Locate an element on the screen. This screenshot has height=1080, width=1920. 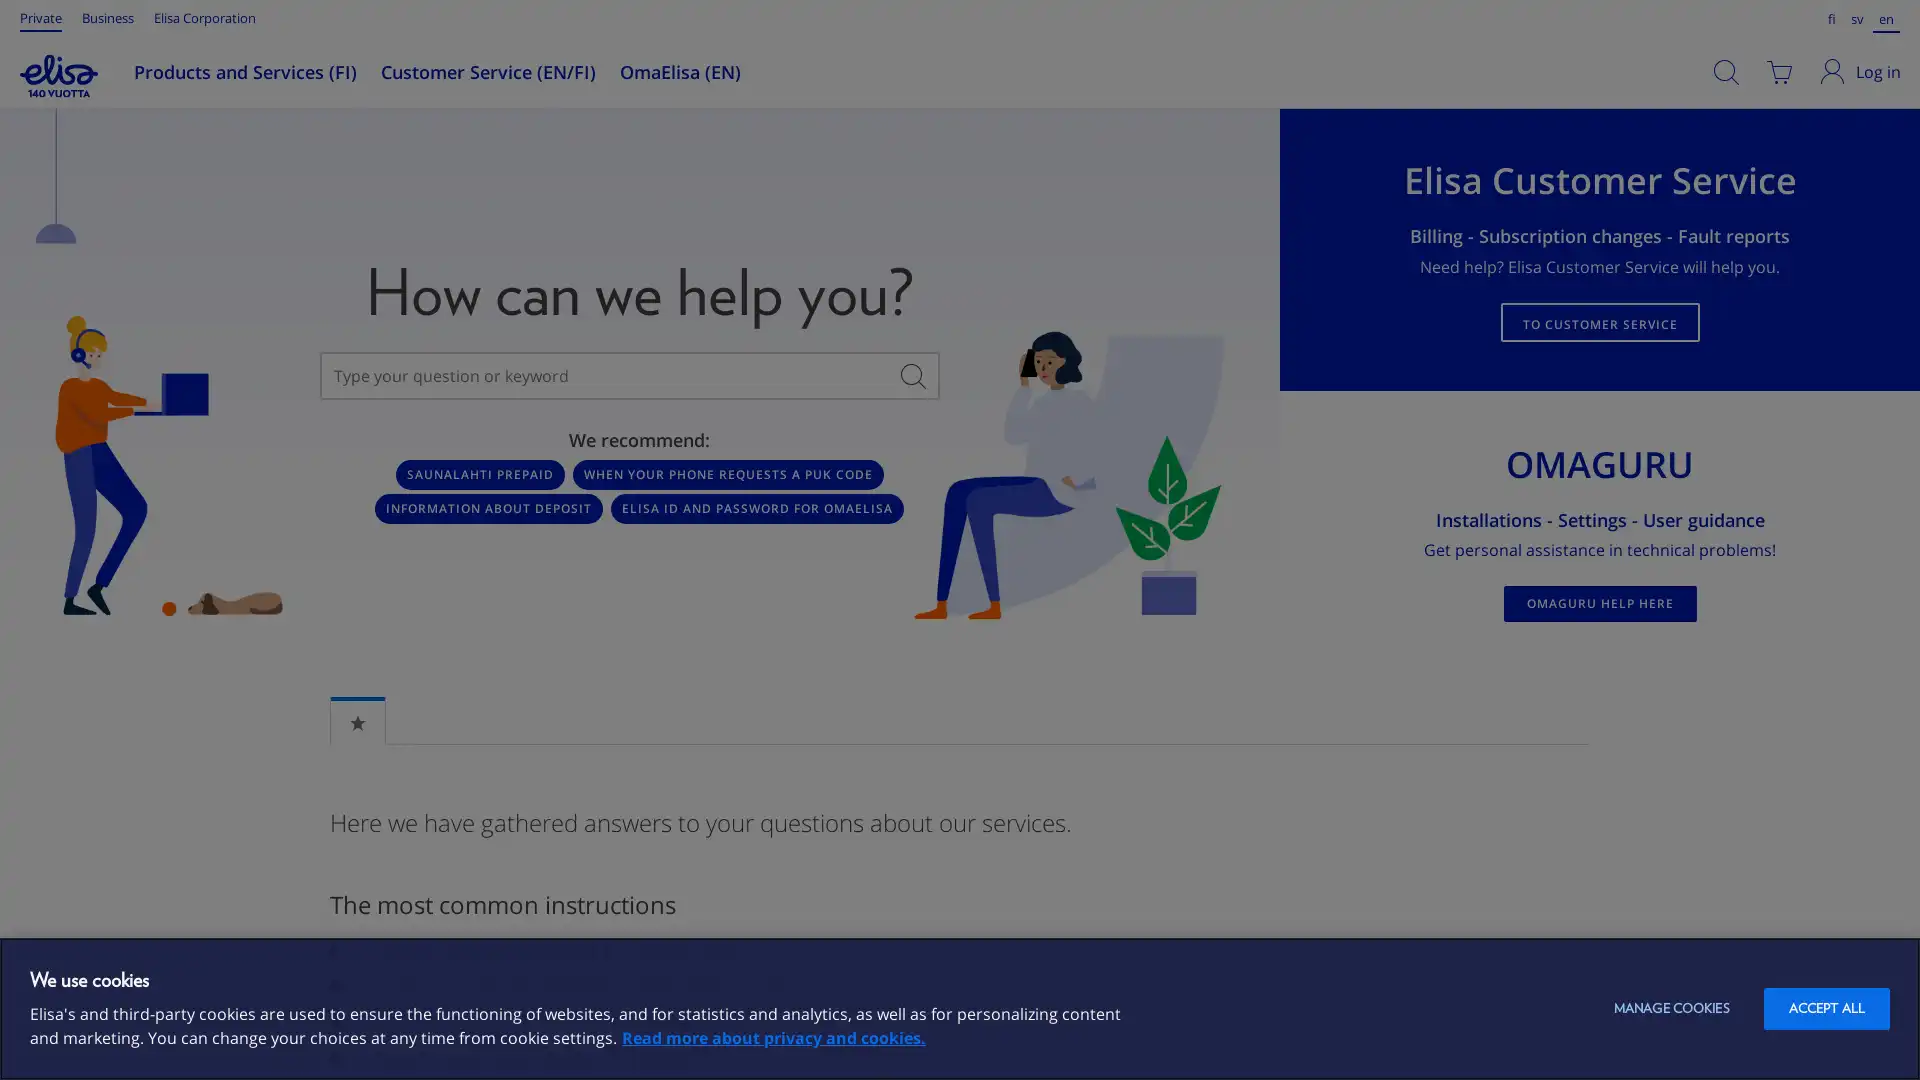
MANAGE COOKIES is located at coordinates (1670, 1009).